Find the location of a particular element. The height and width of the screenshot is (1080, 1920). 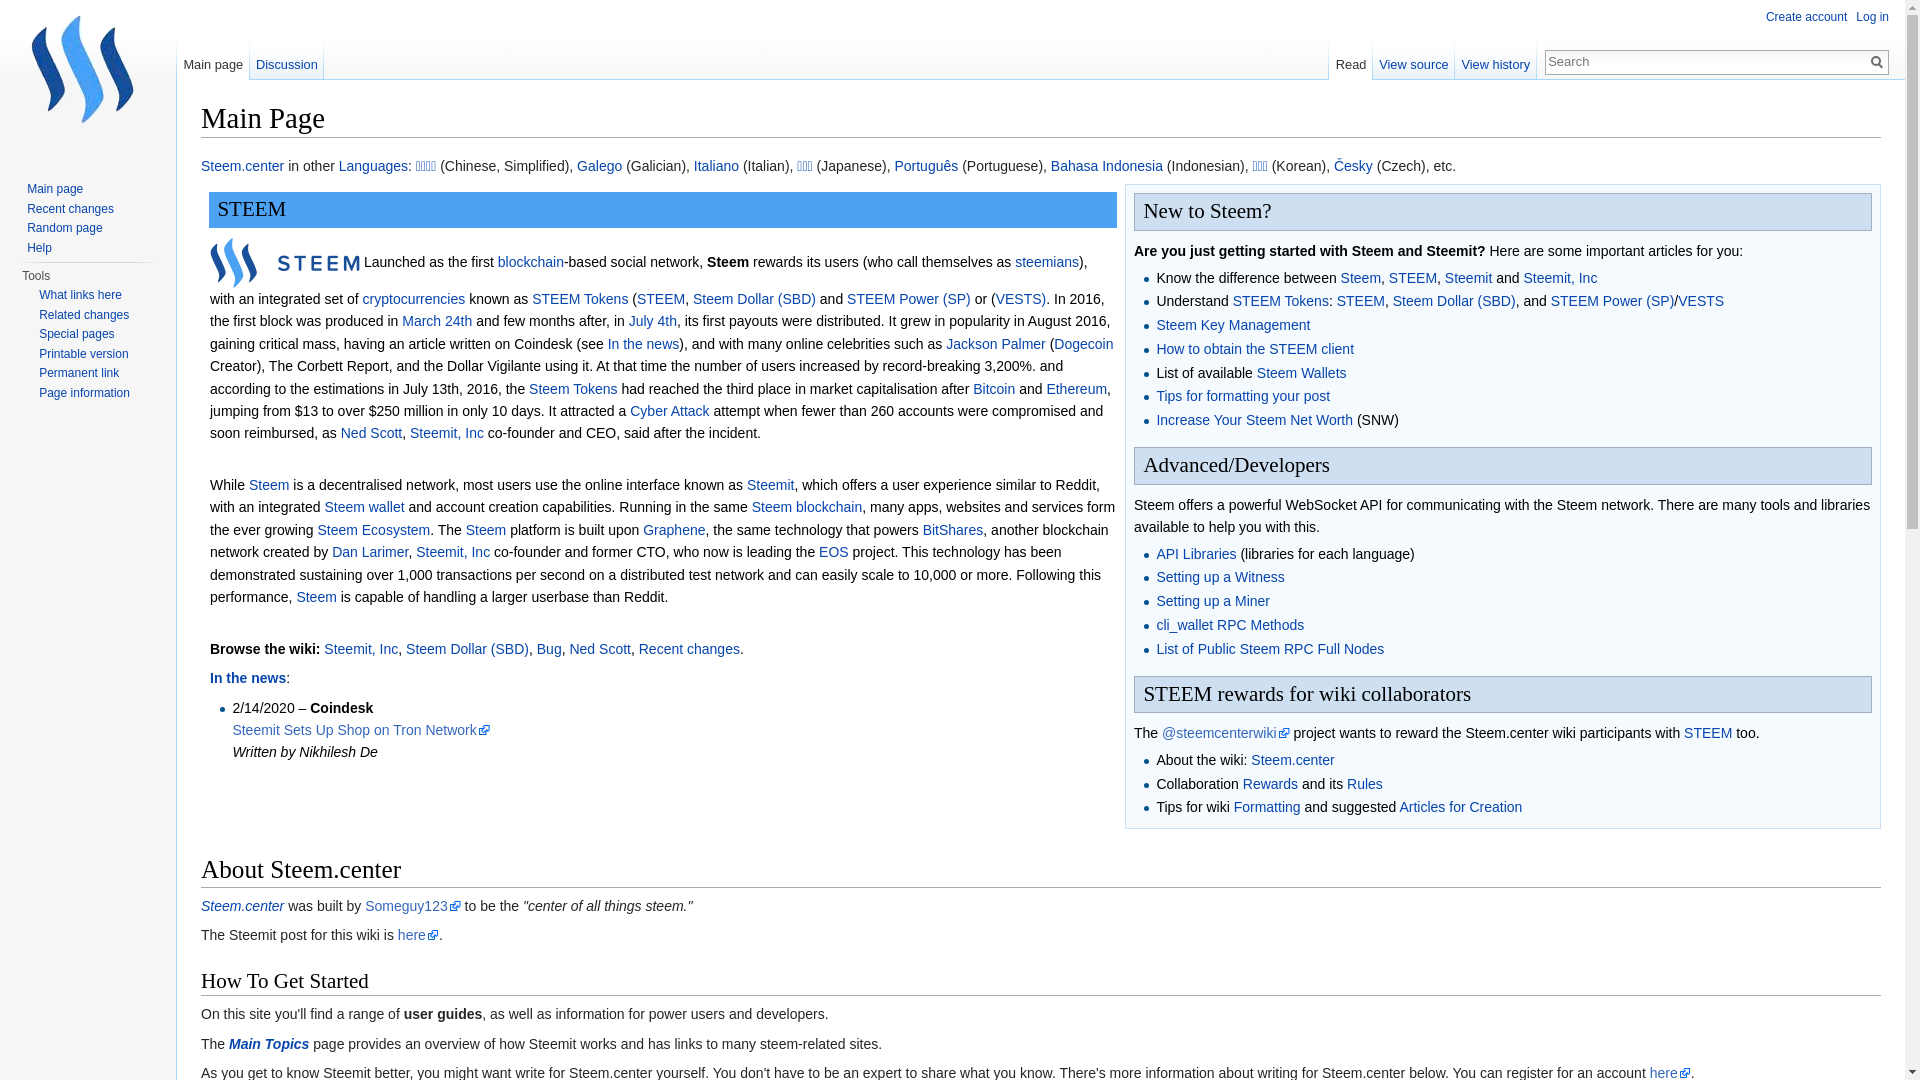

'Cyber Attack' is located at coordinates (669, 410).